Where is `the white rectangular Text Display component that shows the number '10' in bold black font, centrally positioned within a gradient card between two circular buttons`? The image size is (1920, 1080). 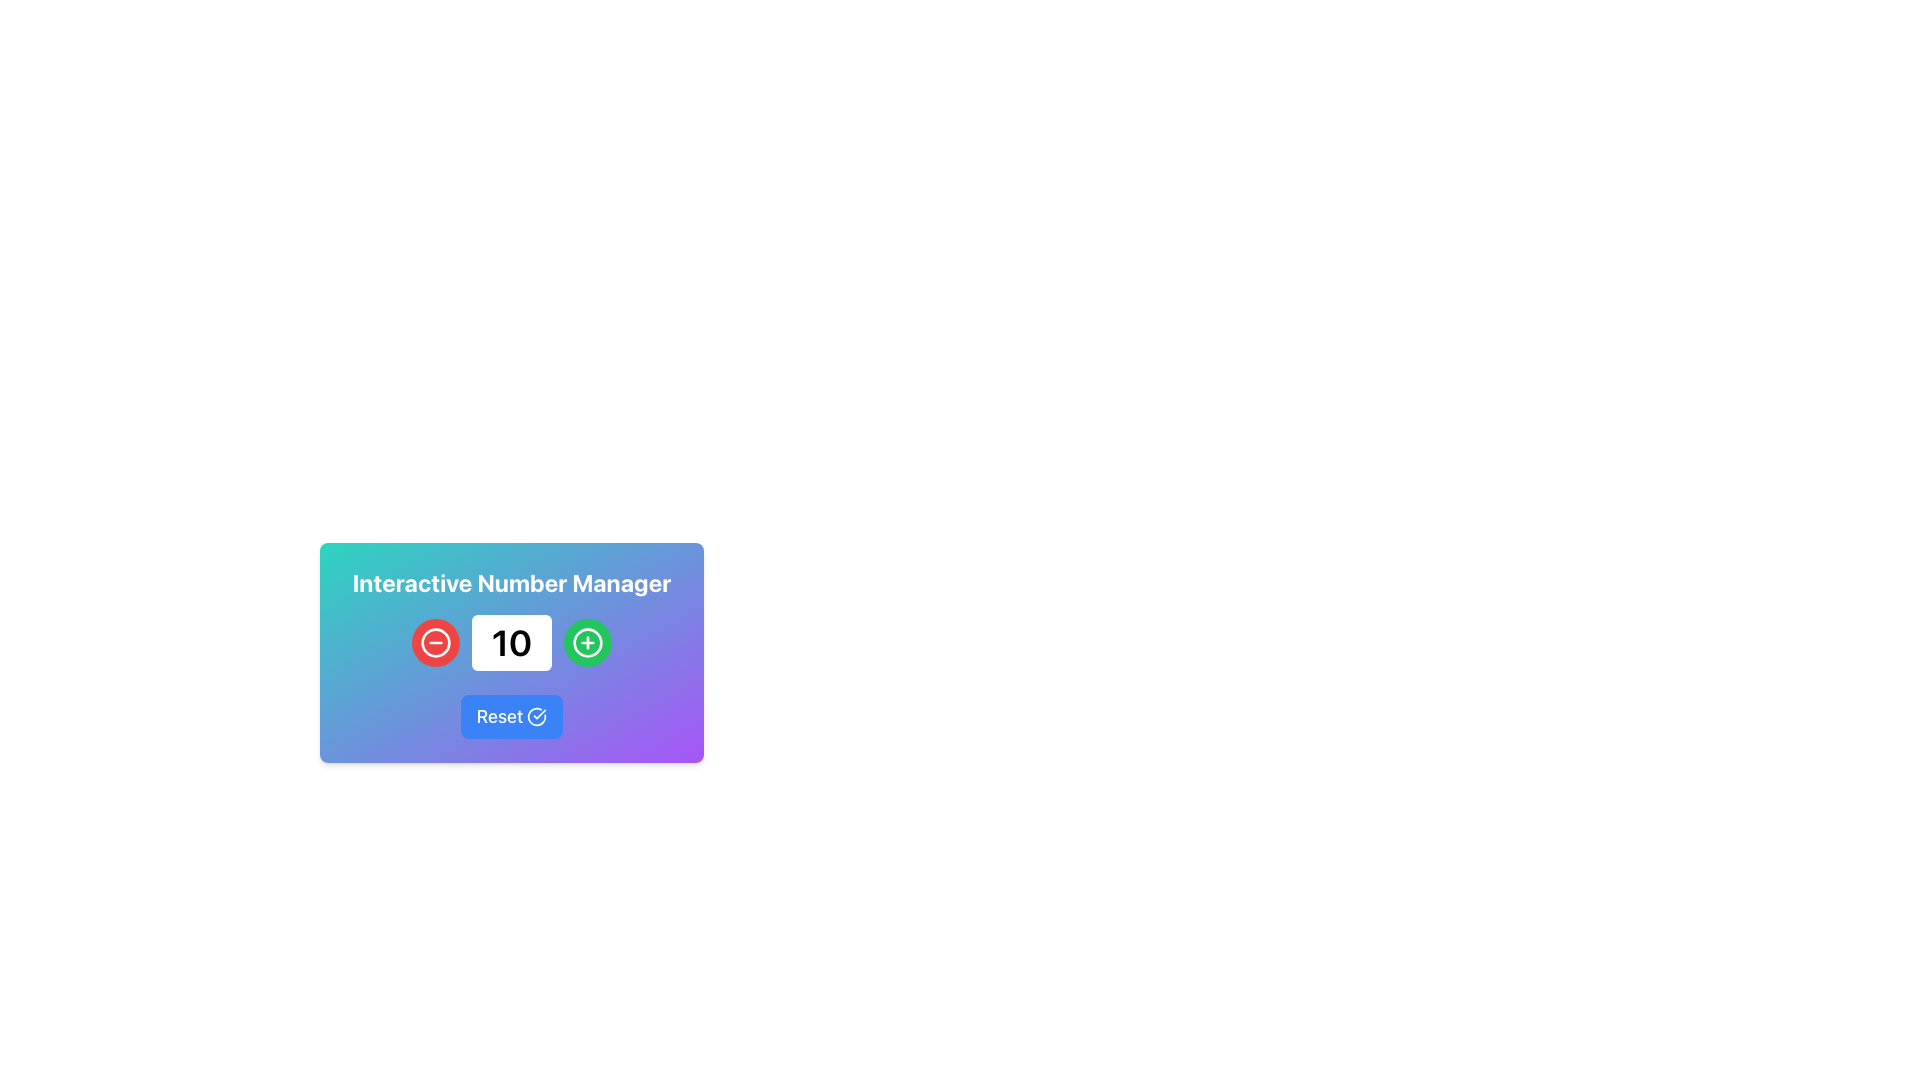
the white rectangular Text Display component that shows the number '10' in bold black font, centrally positioned within a gradient card between two circular buttons is located at coordinates (512, 652).